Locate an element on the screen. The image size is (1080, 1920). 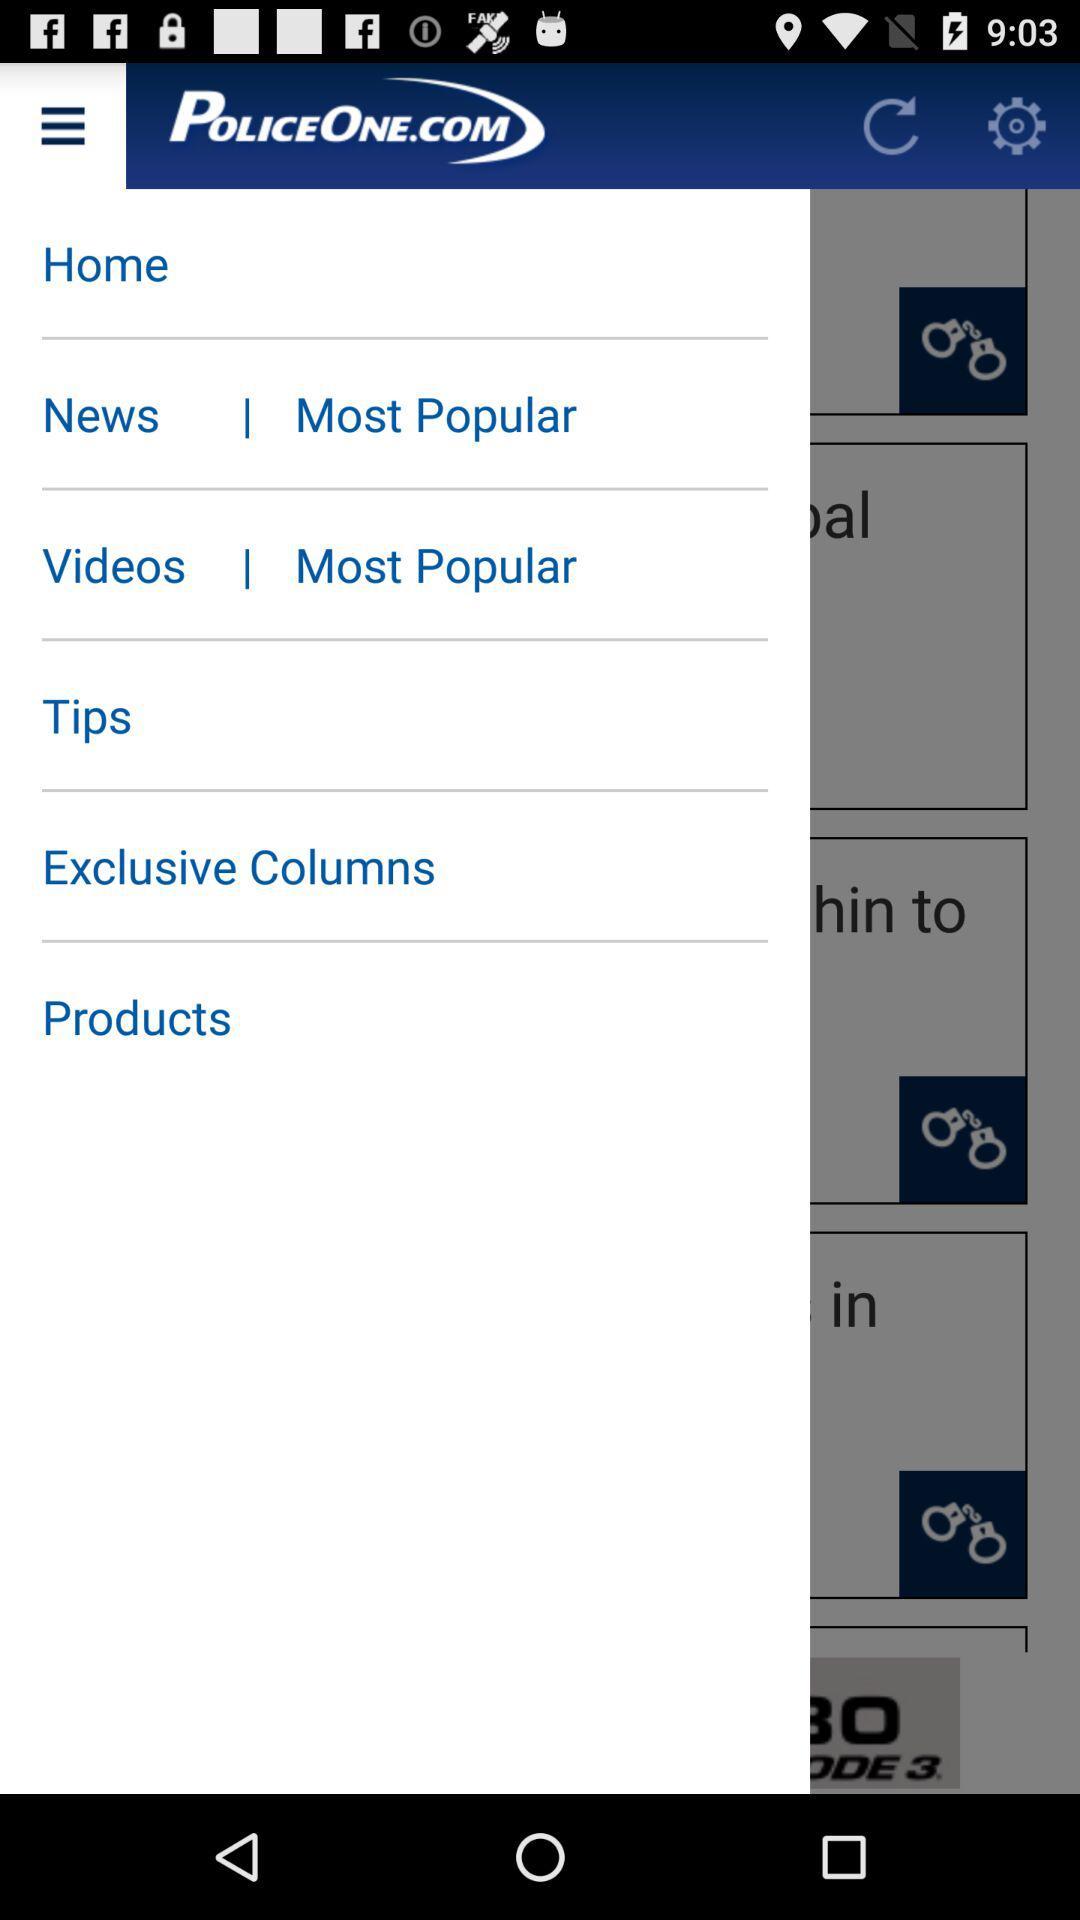
setting icon at the top right corner is located at coordinates (1017, 124).